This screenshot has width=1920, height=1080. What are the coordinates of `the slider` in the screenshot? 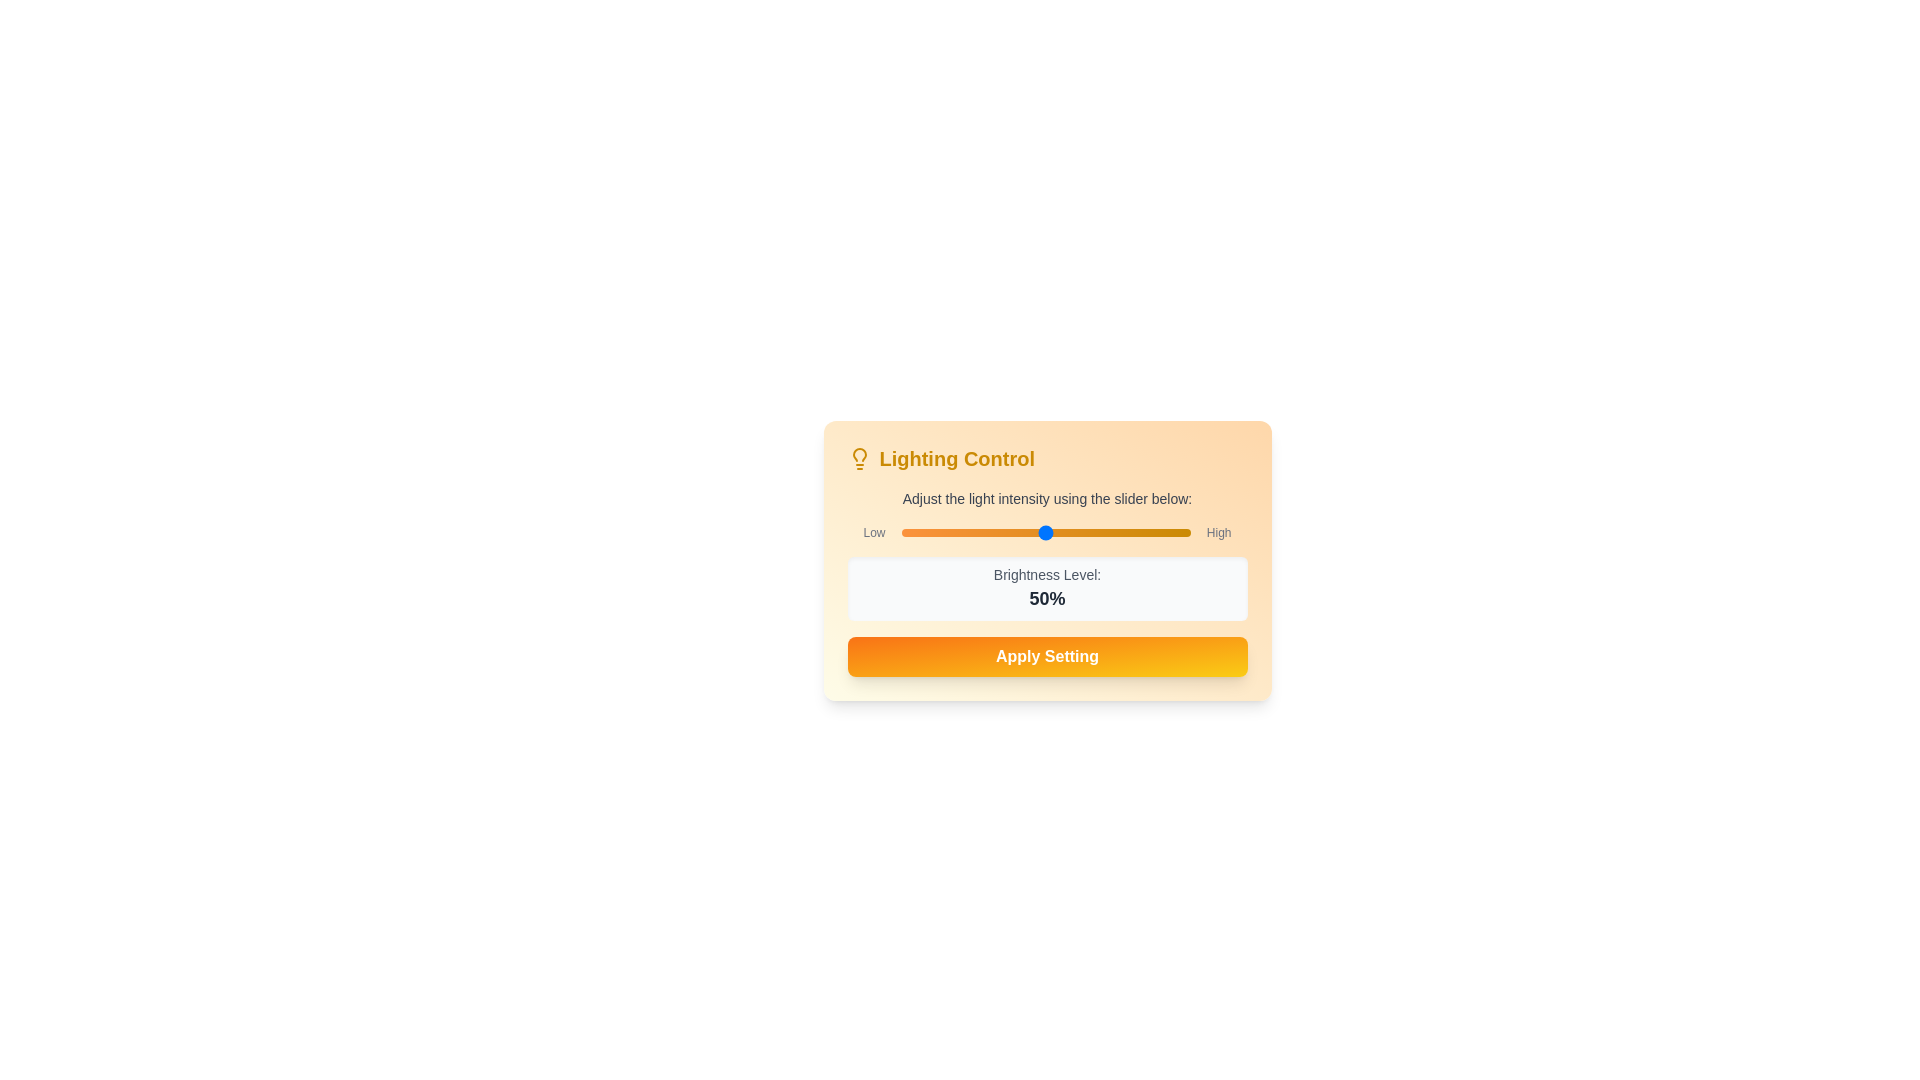 It's located at (1132, 531).